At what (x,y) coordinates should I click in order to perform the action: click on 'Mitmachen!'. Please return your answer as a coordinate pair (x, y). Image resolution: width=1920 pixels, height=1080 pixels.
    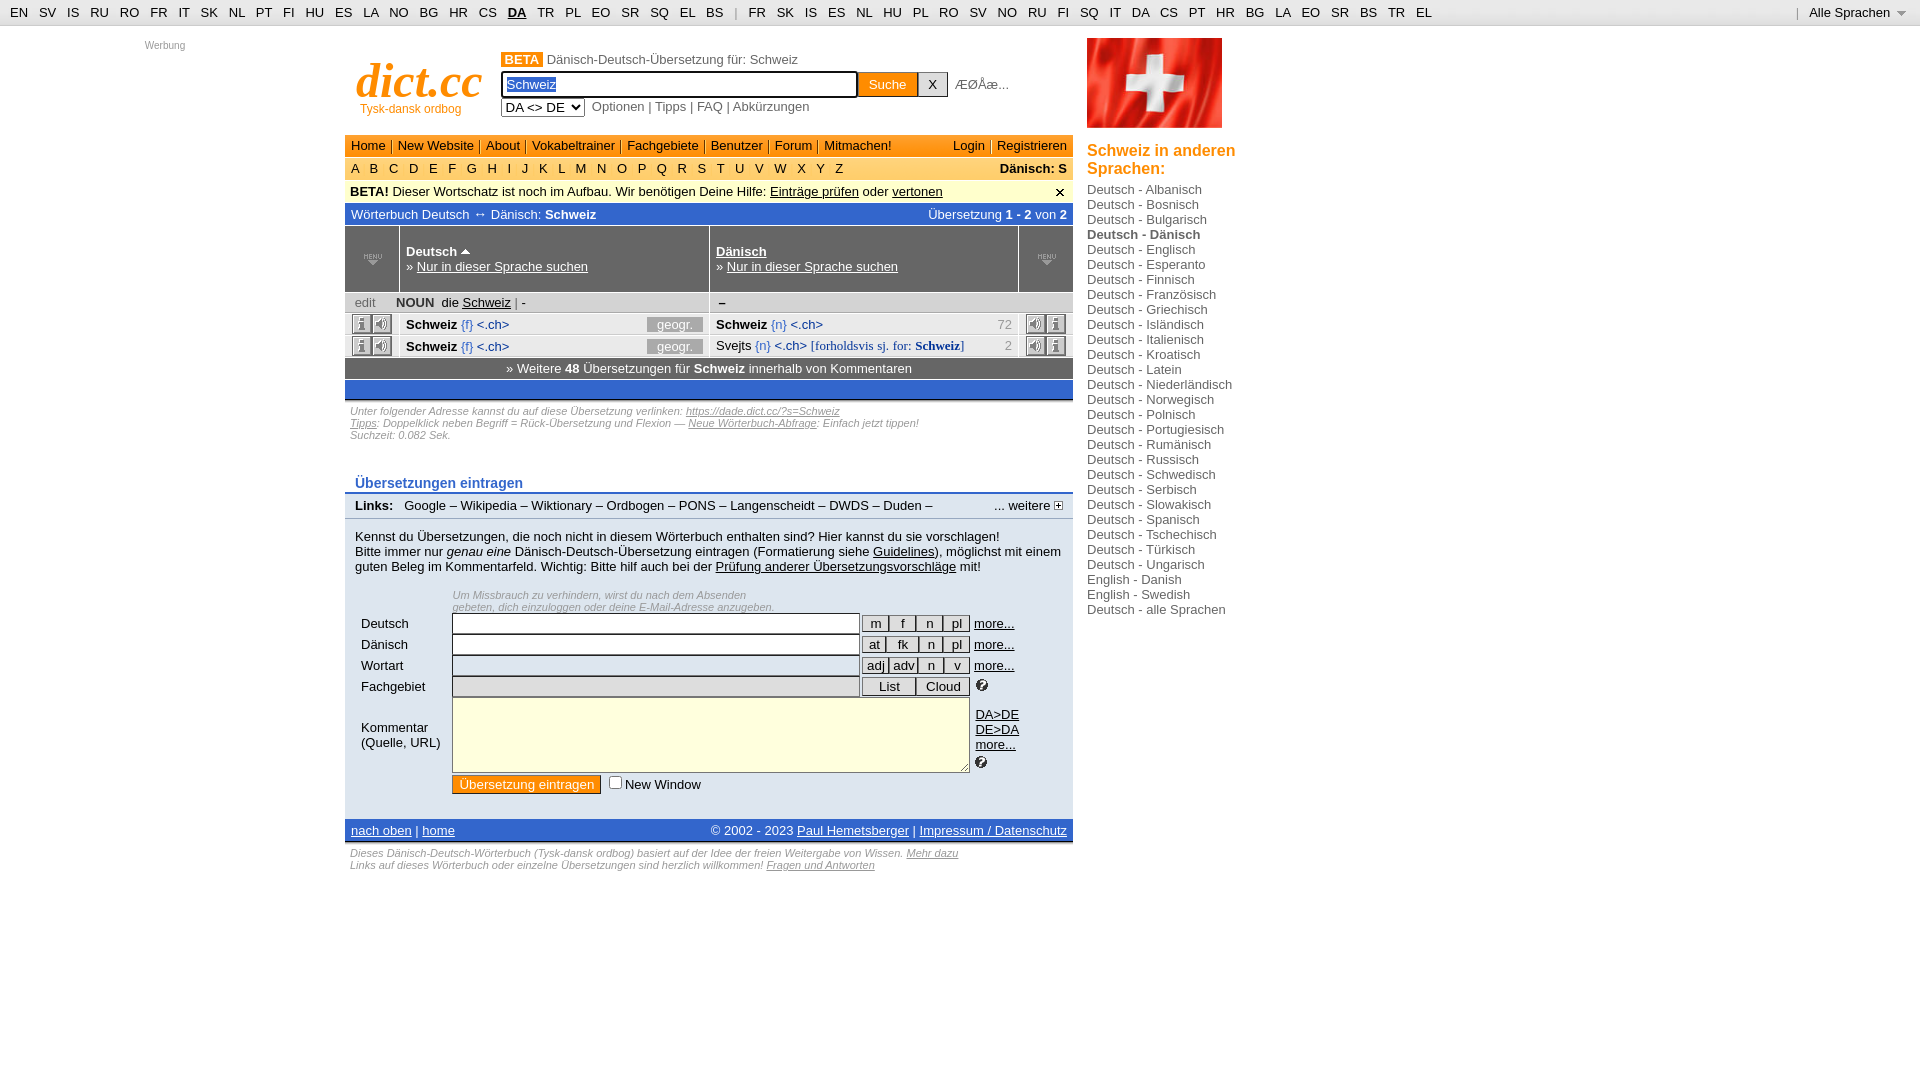
    Looking at the image, I should click on (857, 144).